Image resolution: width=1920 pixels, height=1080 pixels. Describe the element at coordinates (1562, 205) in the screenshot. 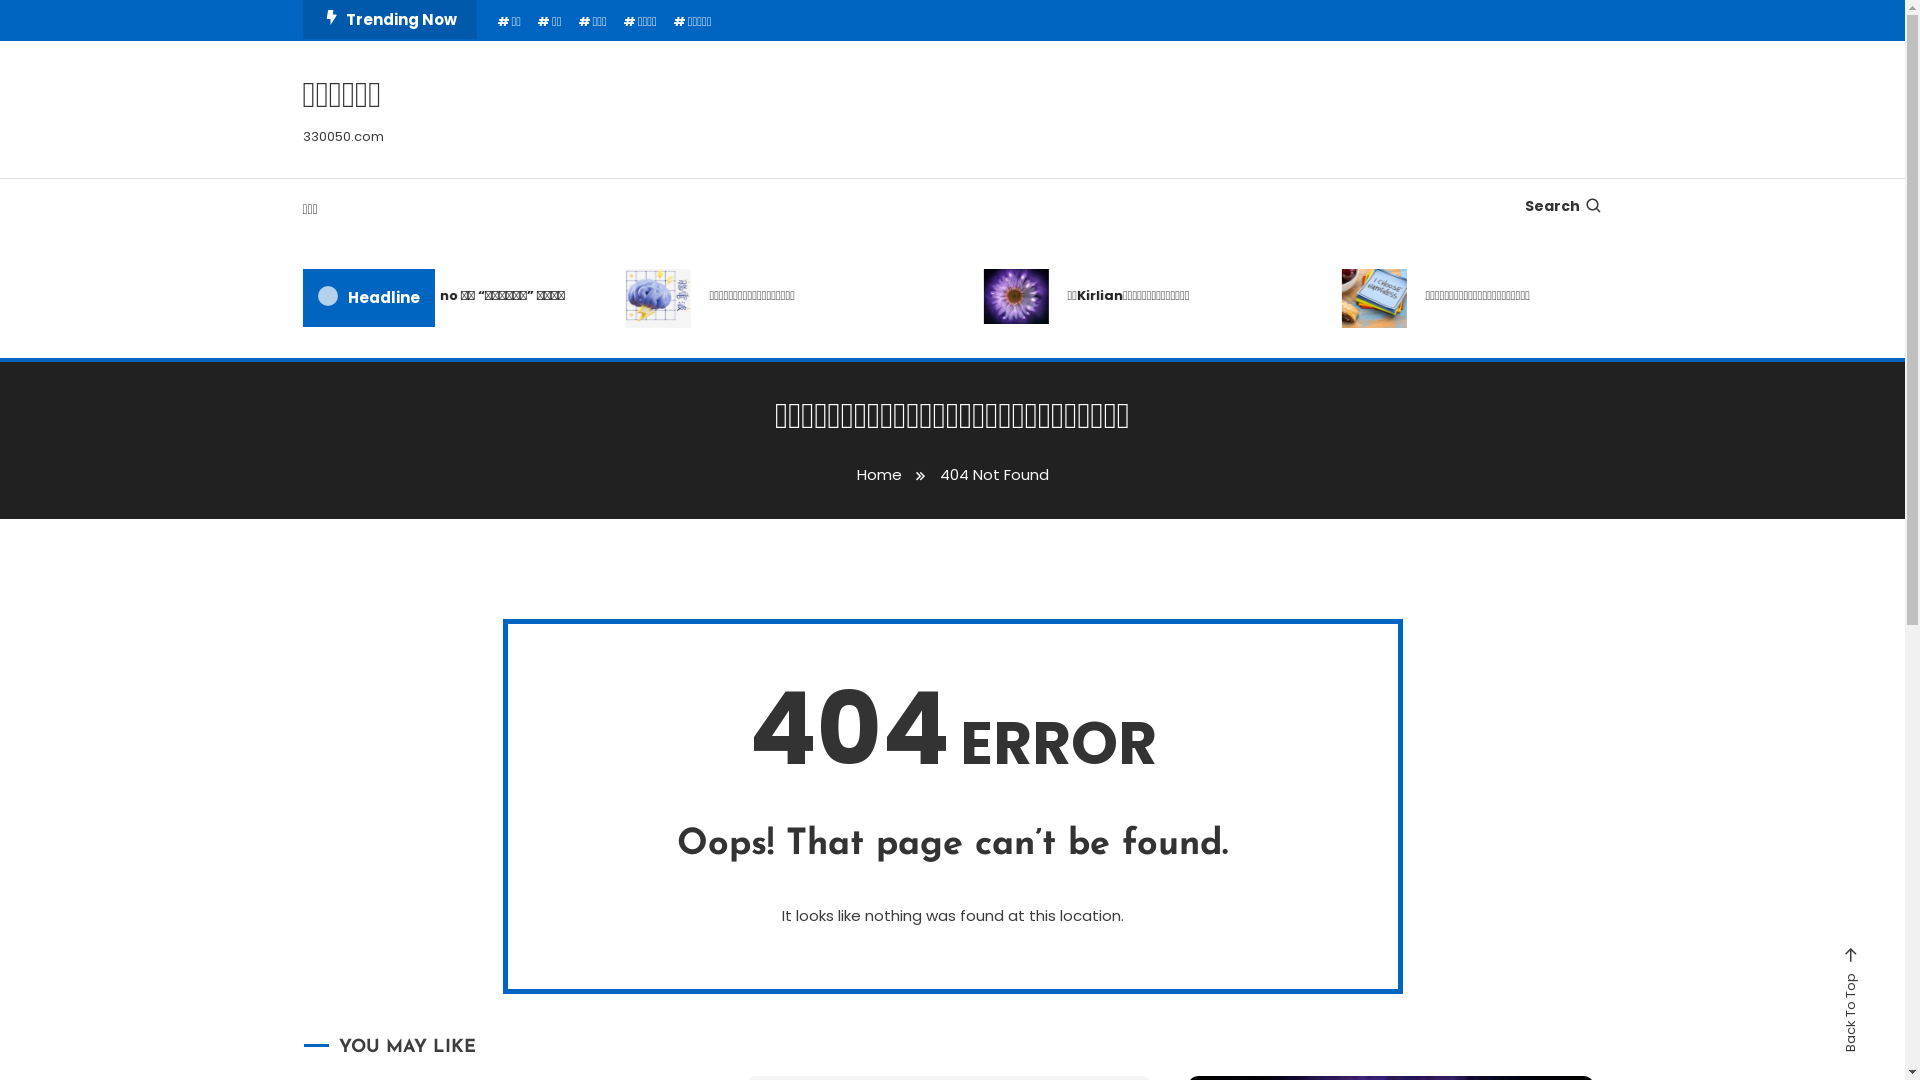

I see `'Search'` at that location.